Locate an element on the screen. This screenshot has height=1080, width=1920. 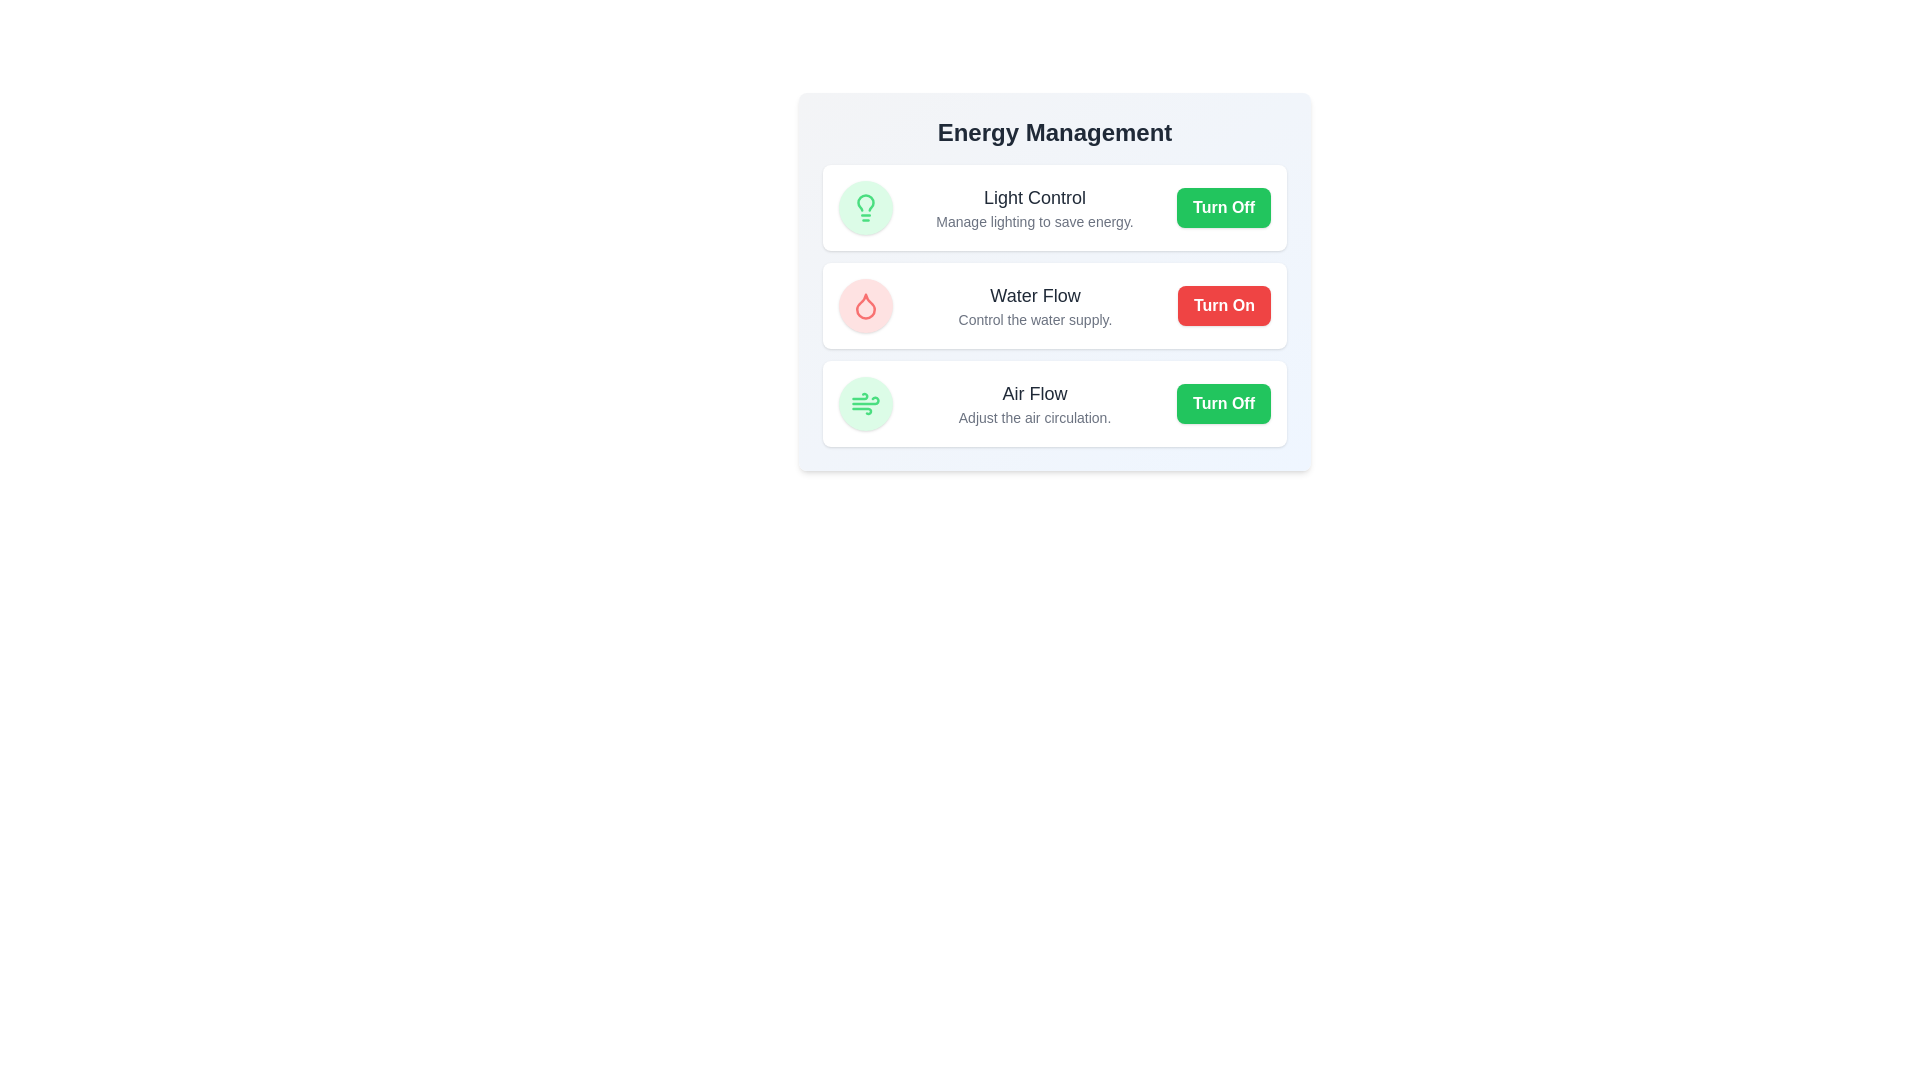
the Text Label element that reads 'Control the water supply.' located in the 'Water Flow' section of the 'Energy Management' interface is located at coordinates (1035, 319).